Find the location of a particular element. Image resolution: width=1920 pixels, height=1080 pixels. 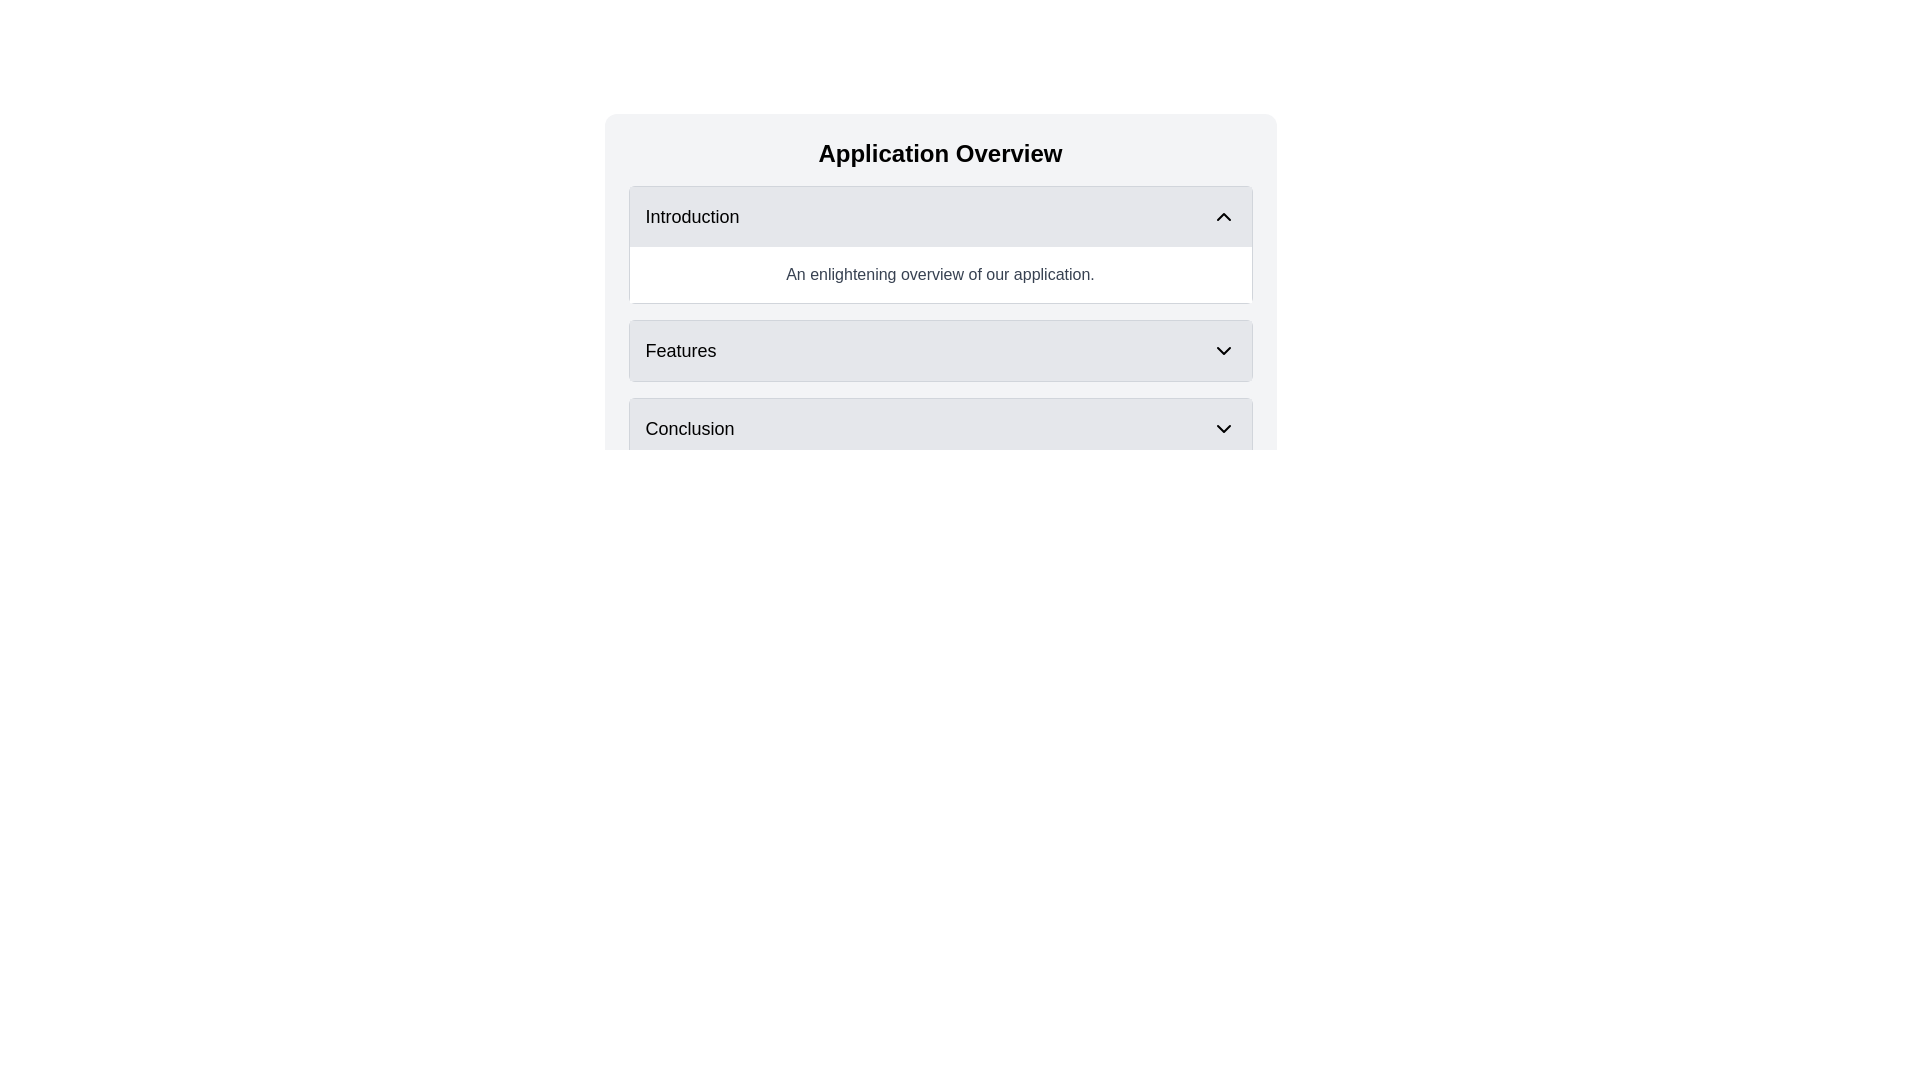

the non-interactive text label that provides an overview statement for the 'Introduction' section, located directly below the 'Introduction' title in the accordion layout is located at coordinates (939, 274).